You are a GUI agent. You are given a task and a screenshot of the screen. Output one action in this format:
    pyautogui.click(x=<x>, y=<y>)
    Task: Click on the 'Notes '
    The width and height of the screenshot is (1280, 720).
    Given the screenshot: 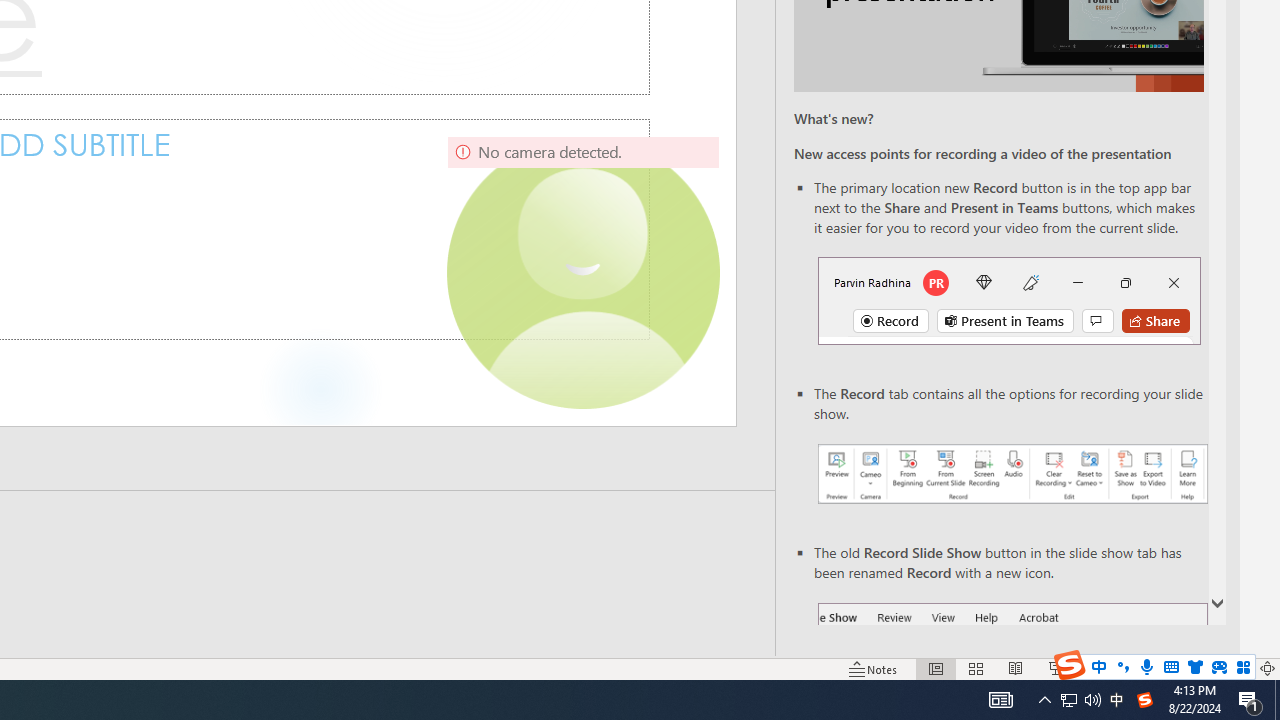 What is the action you would take?
    pyautogui.click(x=874, y=669)
    